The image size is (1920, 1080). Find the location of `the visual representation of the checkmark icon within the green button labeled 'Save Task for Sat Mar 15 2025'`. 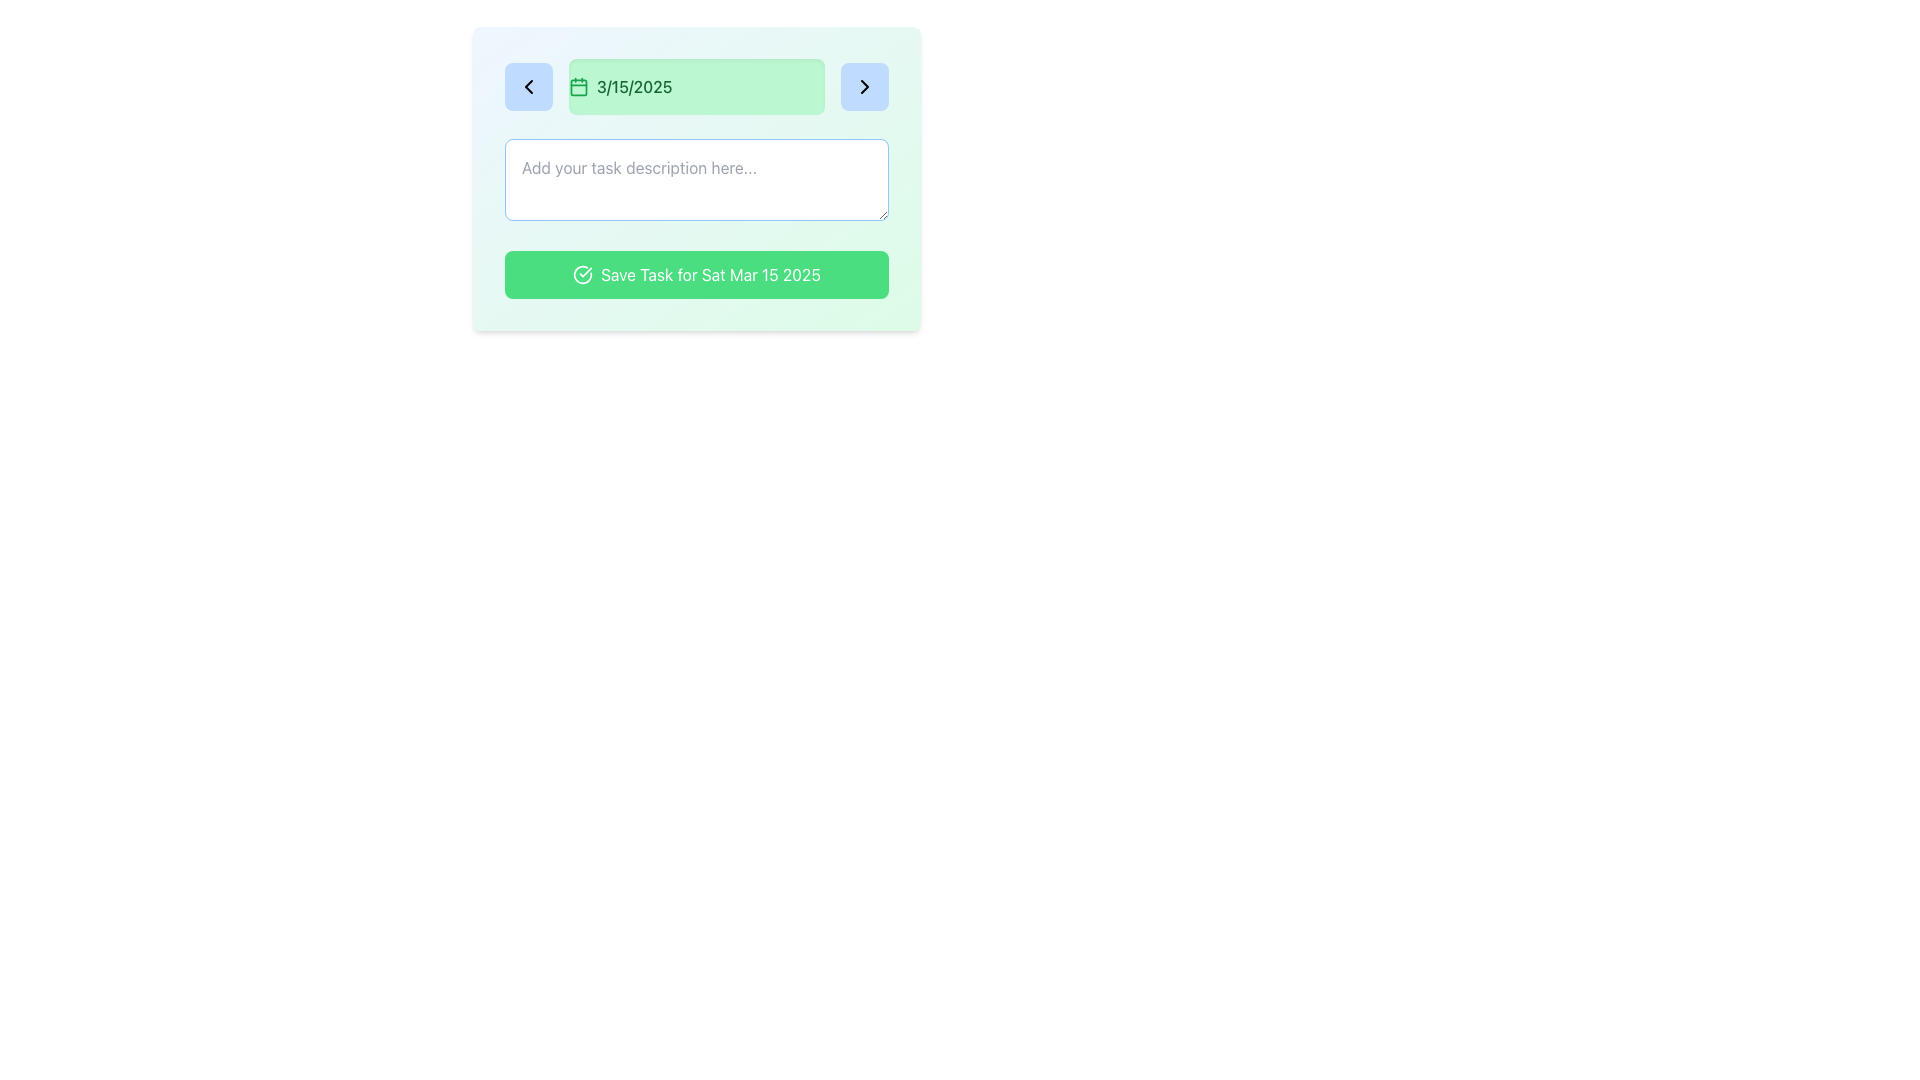

the visual representation of the checkmark icon within the green button labeled 'Save Task for Sat Mar 15 2025' is located at coordinates (582, 274).